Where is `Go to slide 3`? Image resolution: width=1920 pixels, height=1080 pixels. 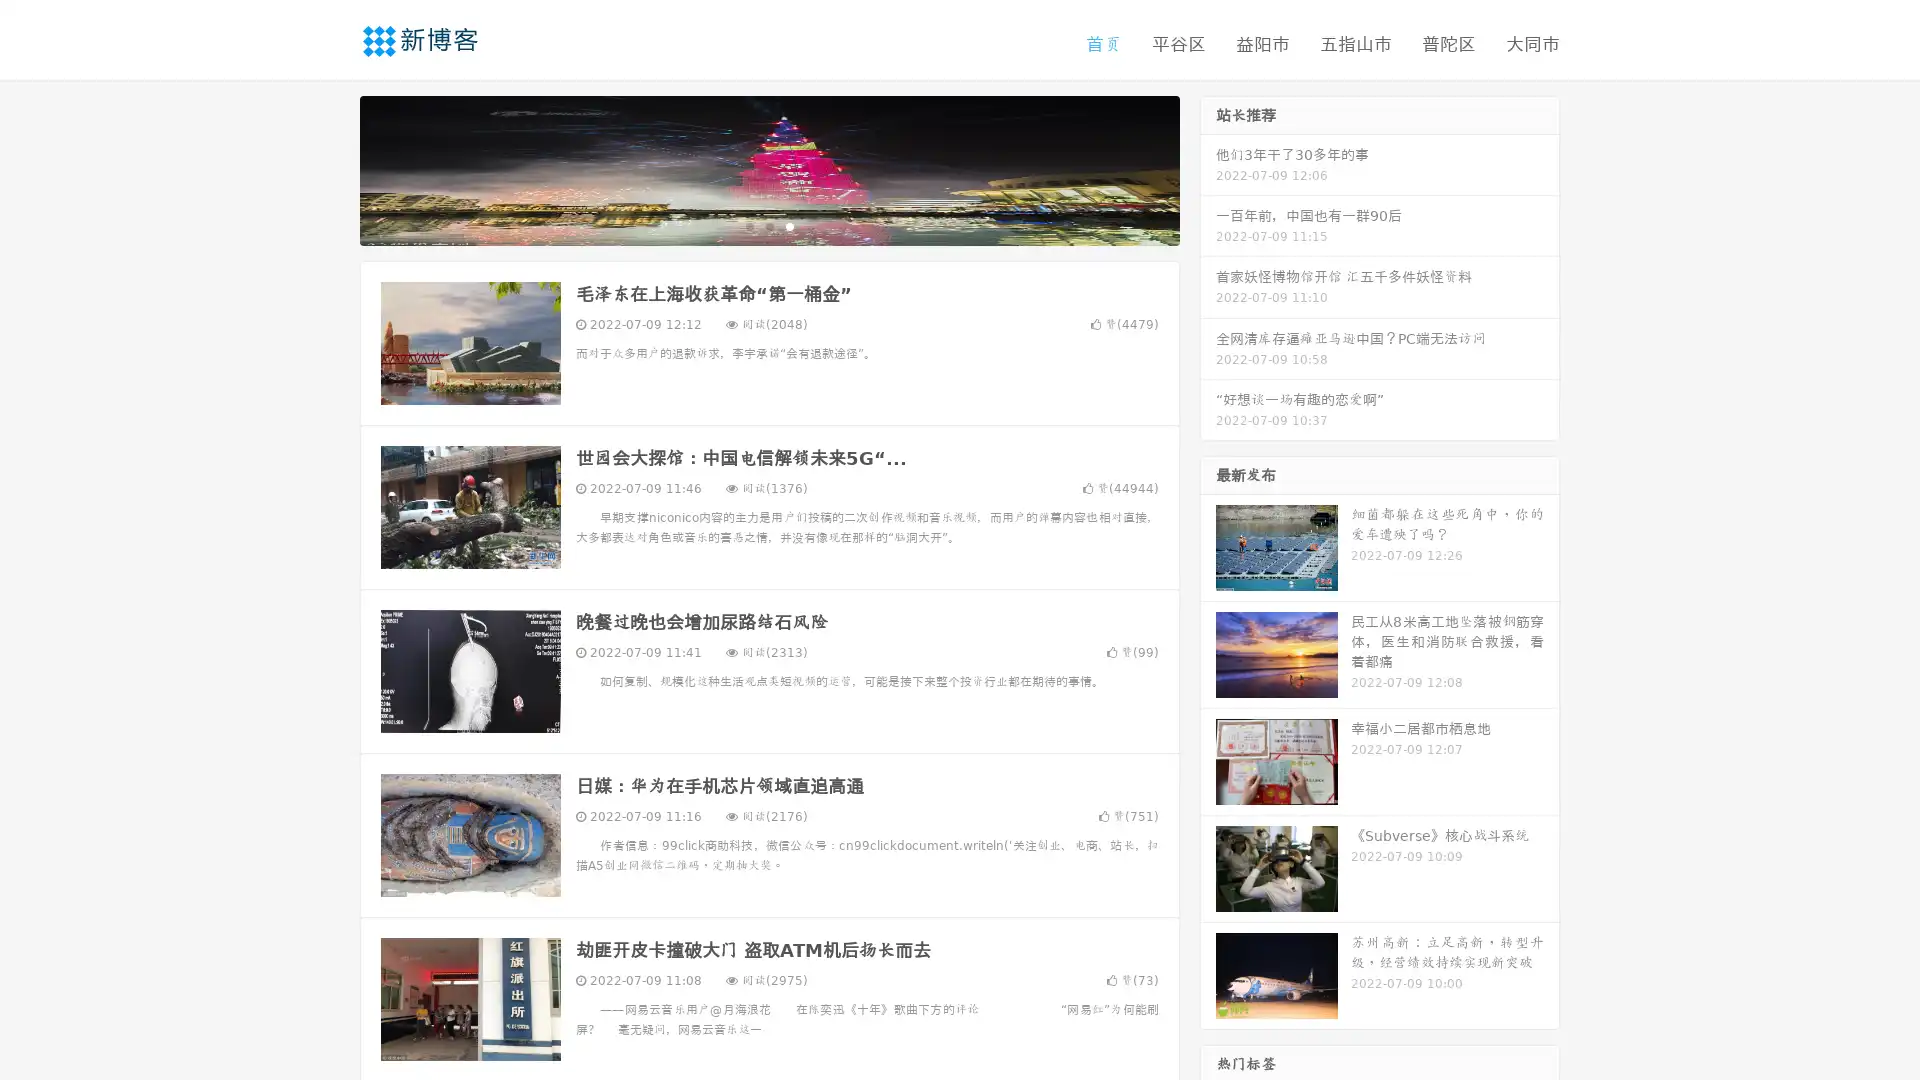
Go to slide 3 is located at coordinates (789, 225).